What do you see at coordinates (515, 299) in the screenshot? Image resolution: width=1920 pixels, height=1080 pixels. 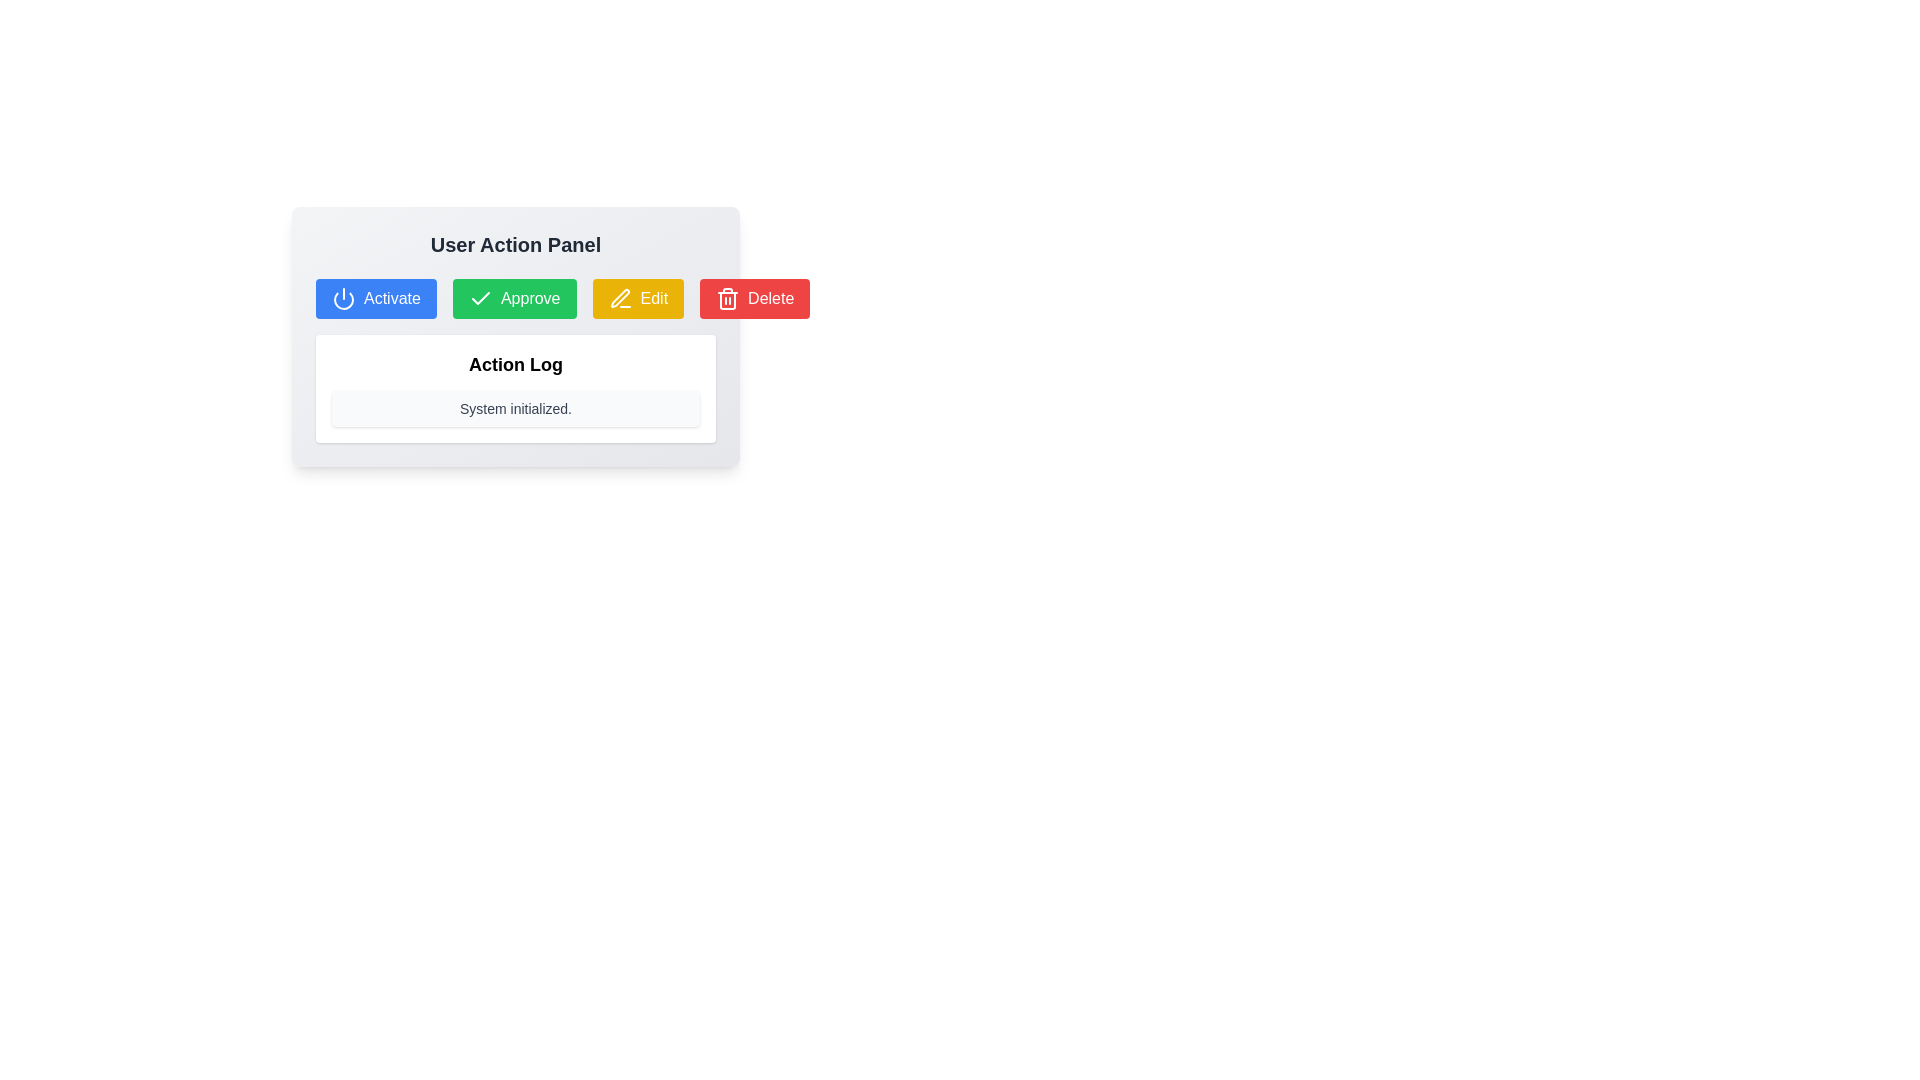 I see `the green 'Approve' button with a check icon, which is the second button in the row of four buttons in the 'User Action Panel' section` at bounding box center [515, 299].